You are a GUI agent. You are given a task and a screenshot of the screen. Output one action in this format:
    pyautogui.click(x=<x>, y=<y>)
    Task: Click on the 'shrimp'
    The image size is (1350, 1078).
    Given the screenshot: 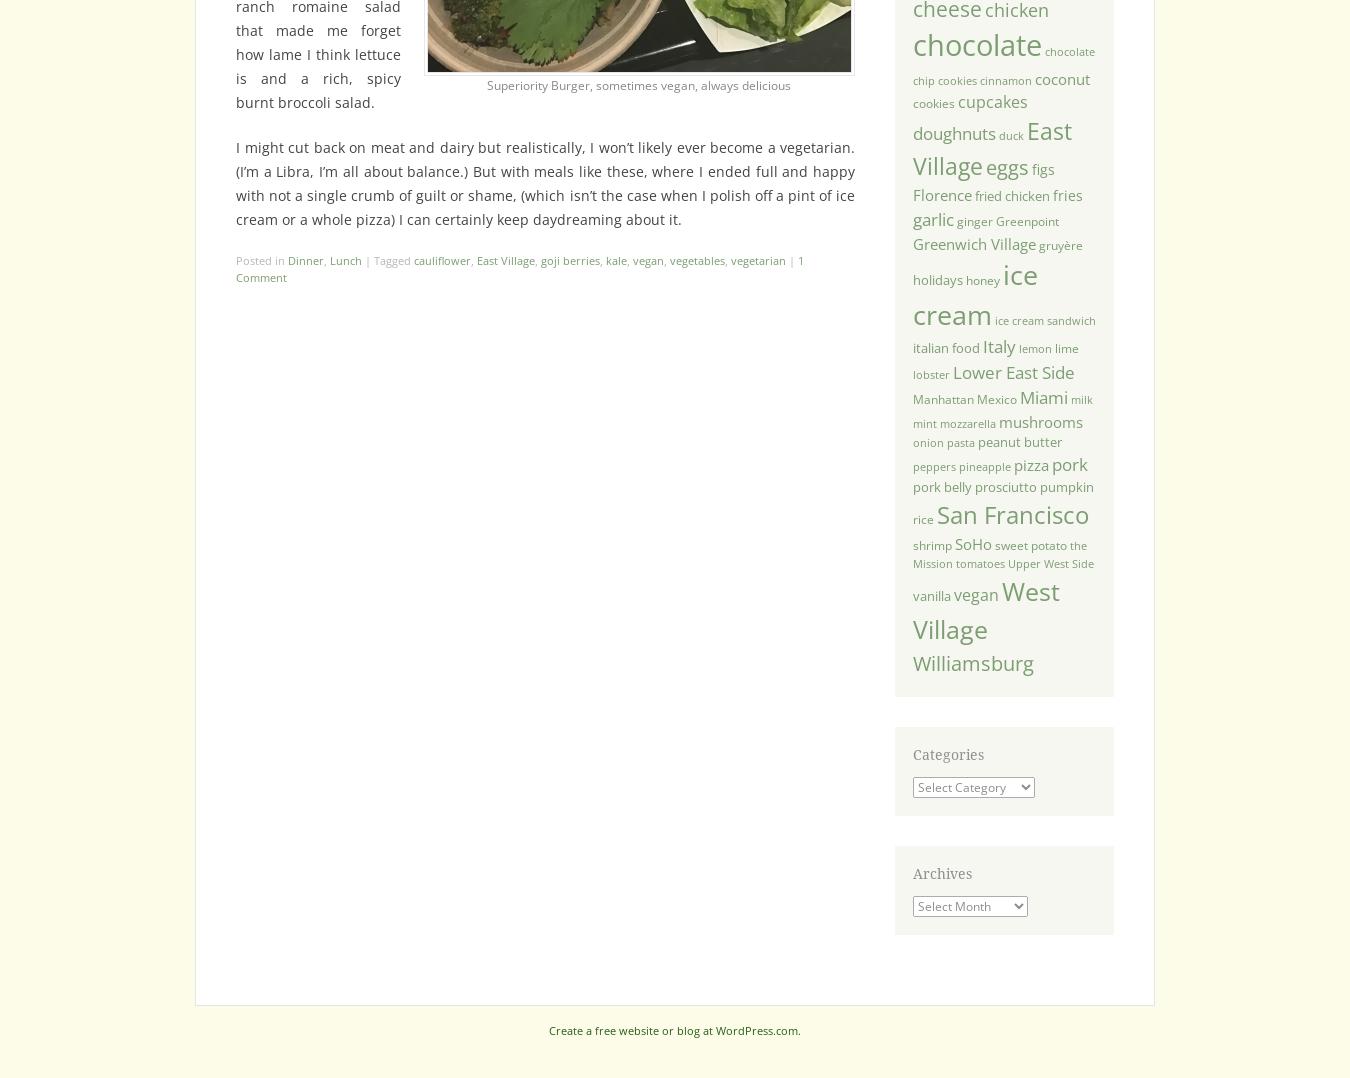 What is the action you would take?
    pyautogui.click(x=930, y=544)
    